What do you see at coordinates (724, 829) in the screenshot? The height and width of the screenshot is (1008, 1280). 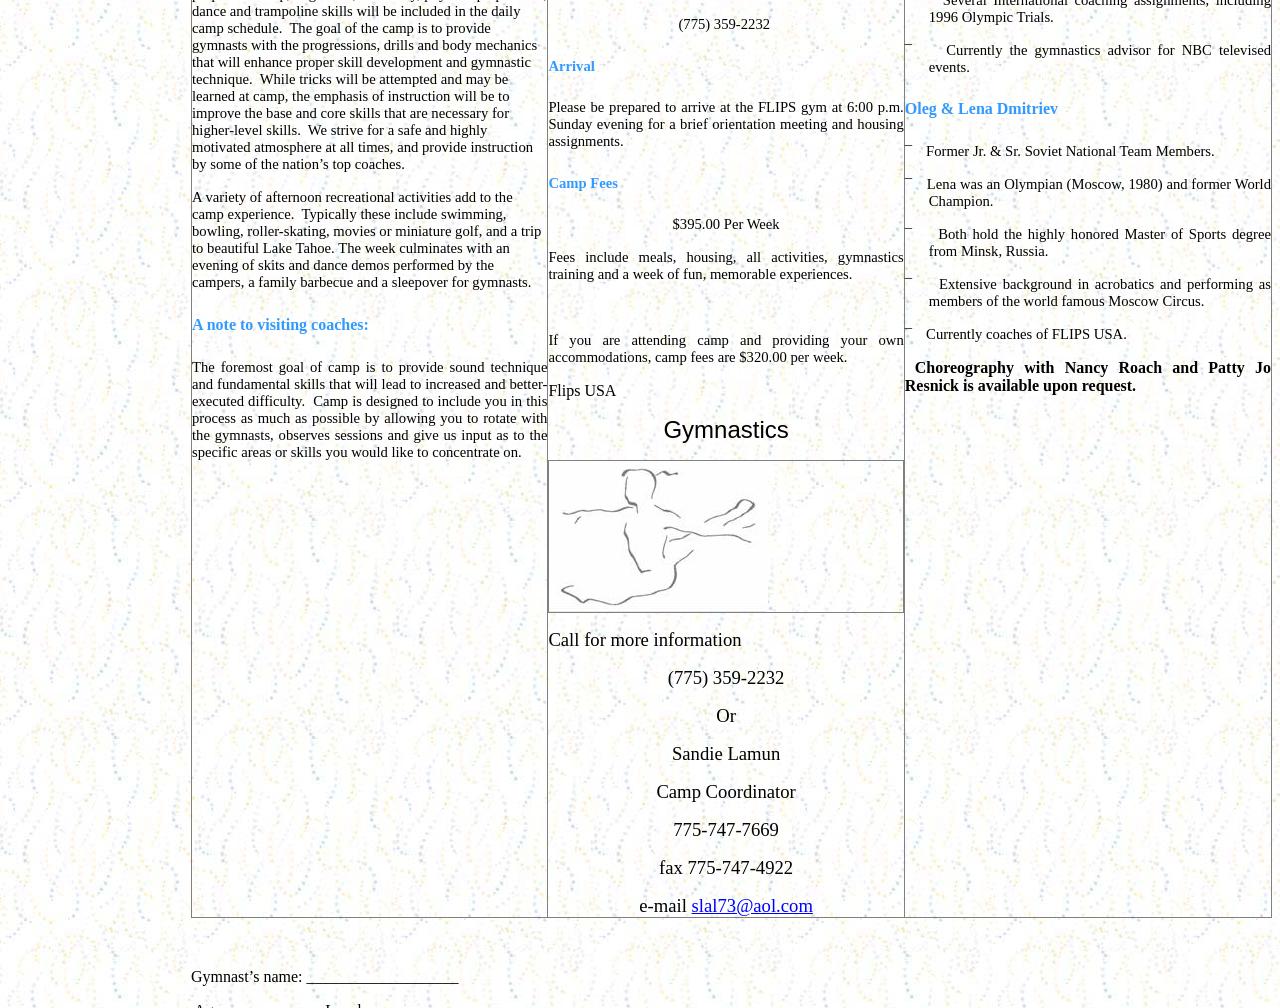 I see `'775-747-7669'` at bounding box center [724, 829].